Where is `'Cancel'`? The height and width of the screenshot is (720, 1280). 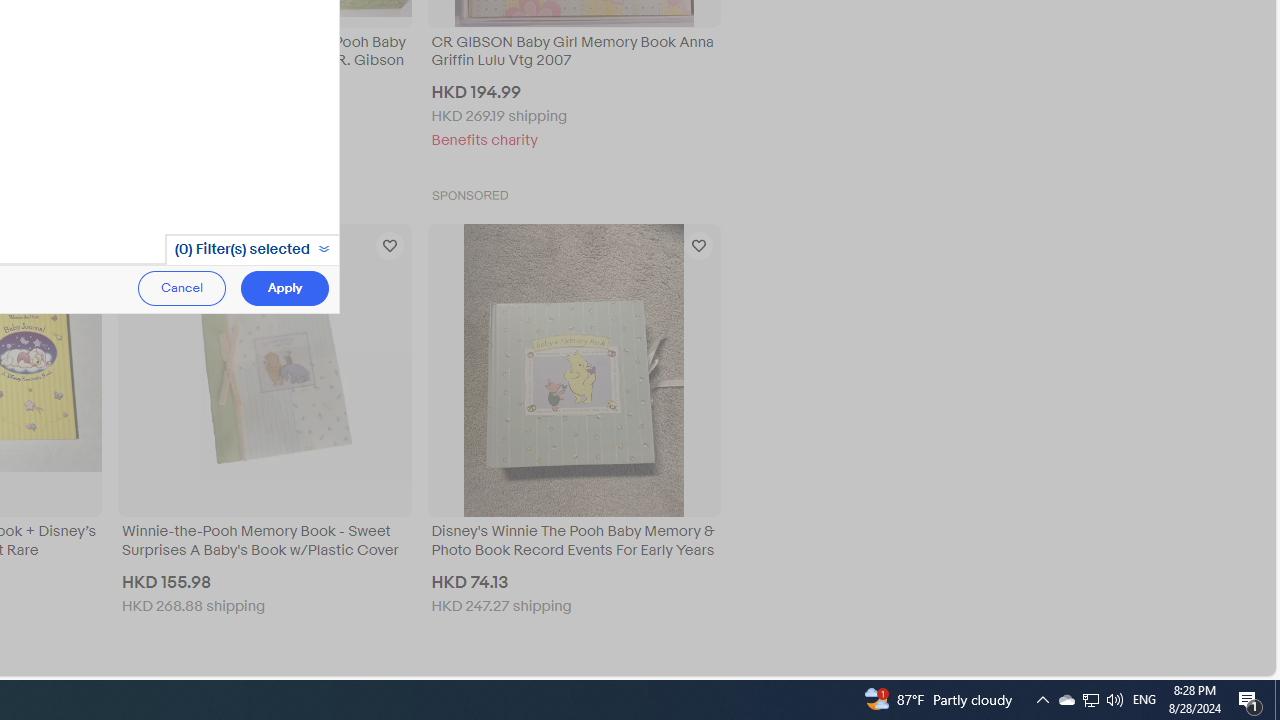 'Cancel' is located at coordinates (182, 288).